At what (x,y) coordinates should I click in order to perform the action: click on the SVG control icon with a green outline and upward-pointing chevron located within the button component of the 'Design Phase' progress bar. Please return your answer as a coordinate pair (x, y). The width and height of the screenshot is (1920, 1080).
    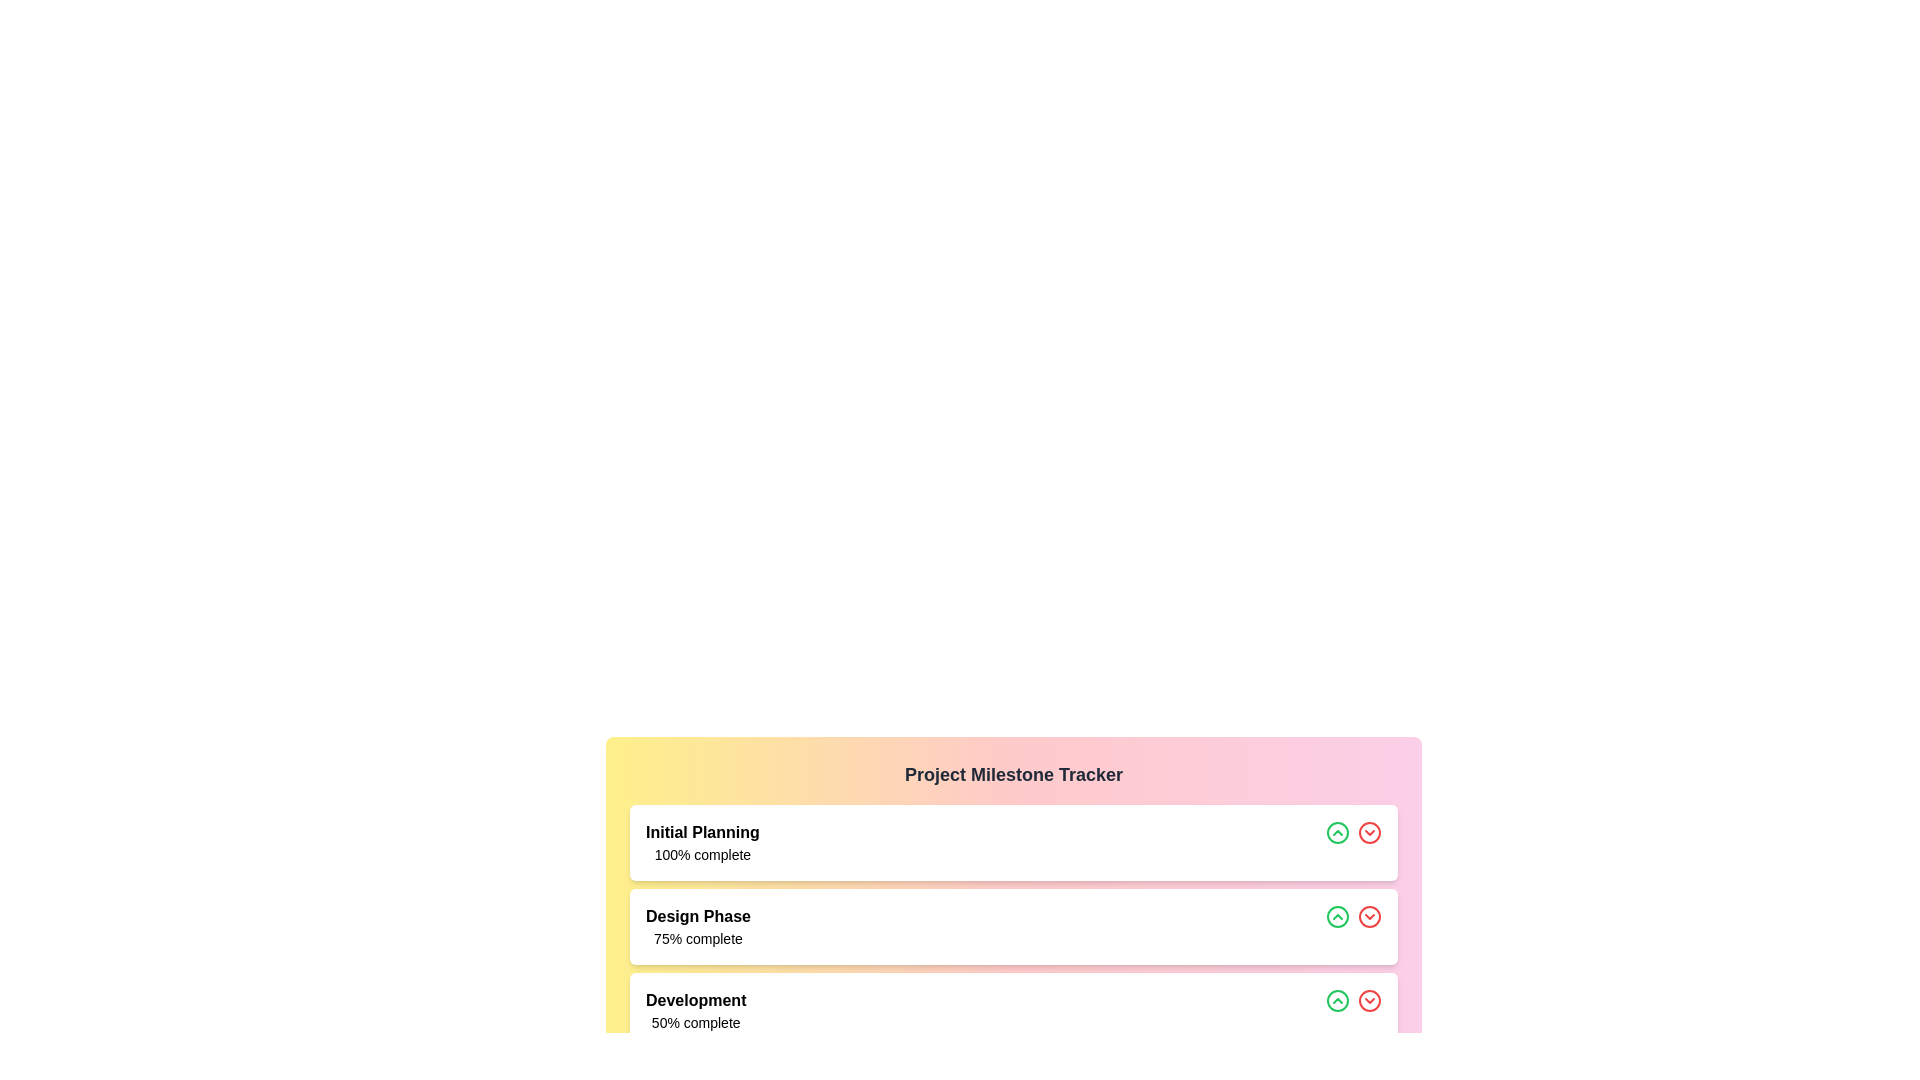
    Looking at the image, I should click on (1338, 833).